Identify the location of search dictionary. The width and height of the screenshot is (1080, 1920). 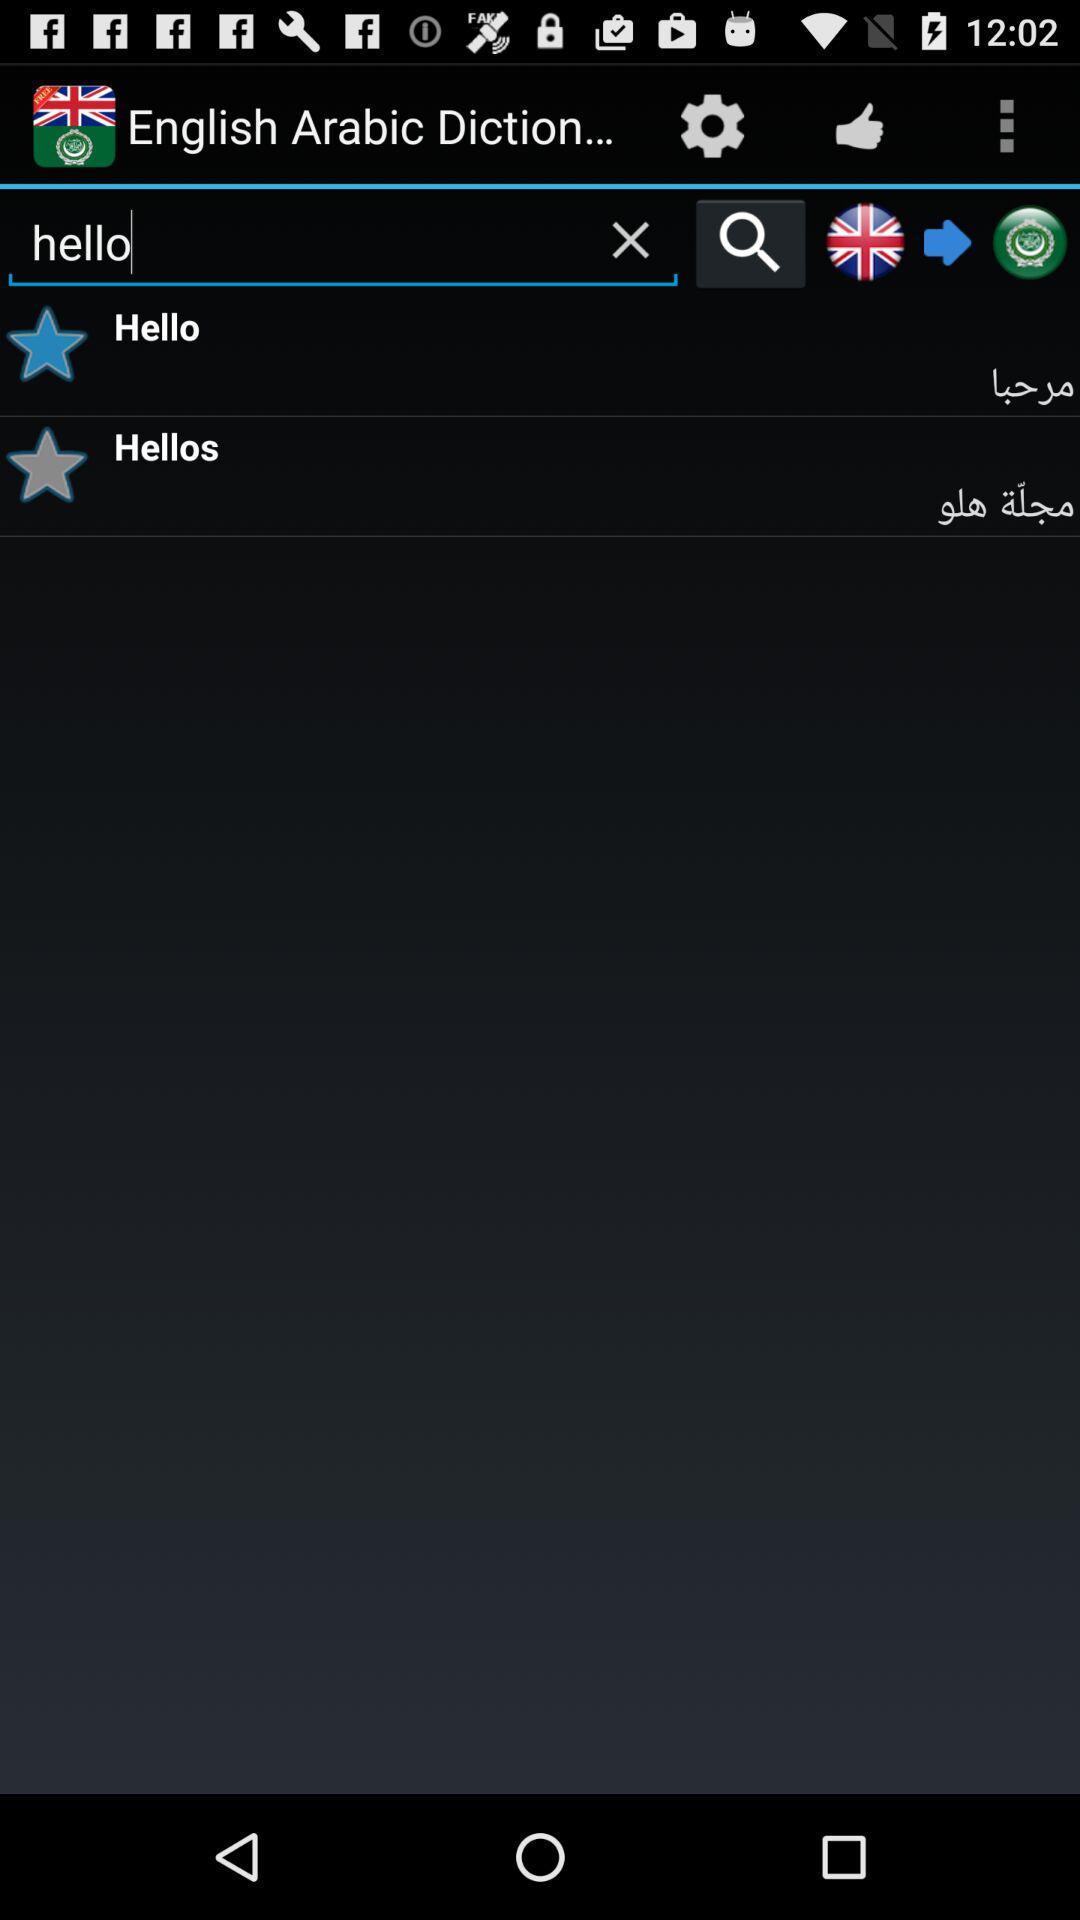
(750, 242).